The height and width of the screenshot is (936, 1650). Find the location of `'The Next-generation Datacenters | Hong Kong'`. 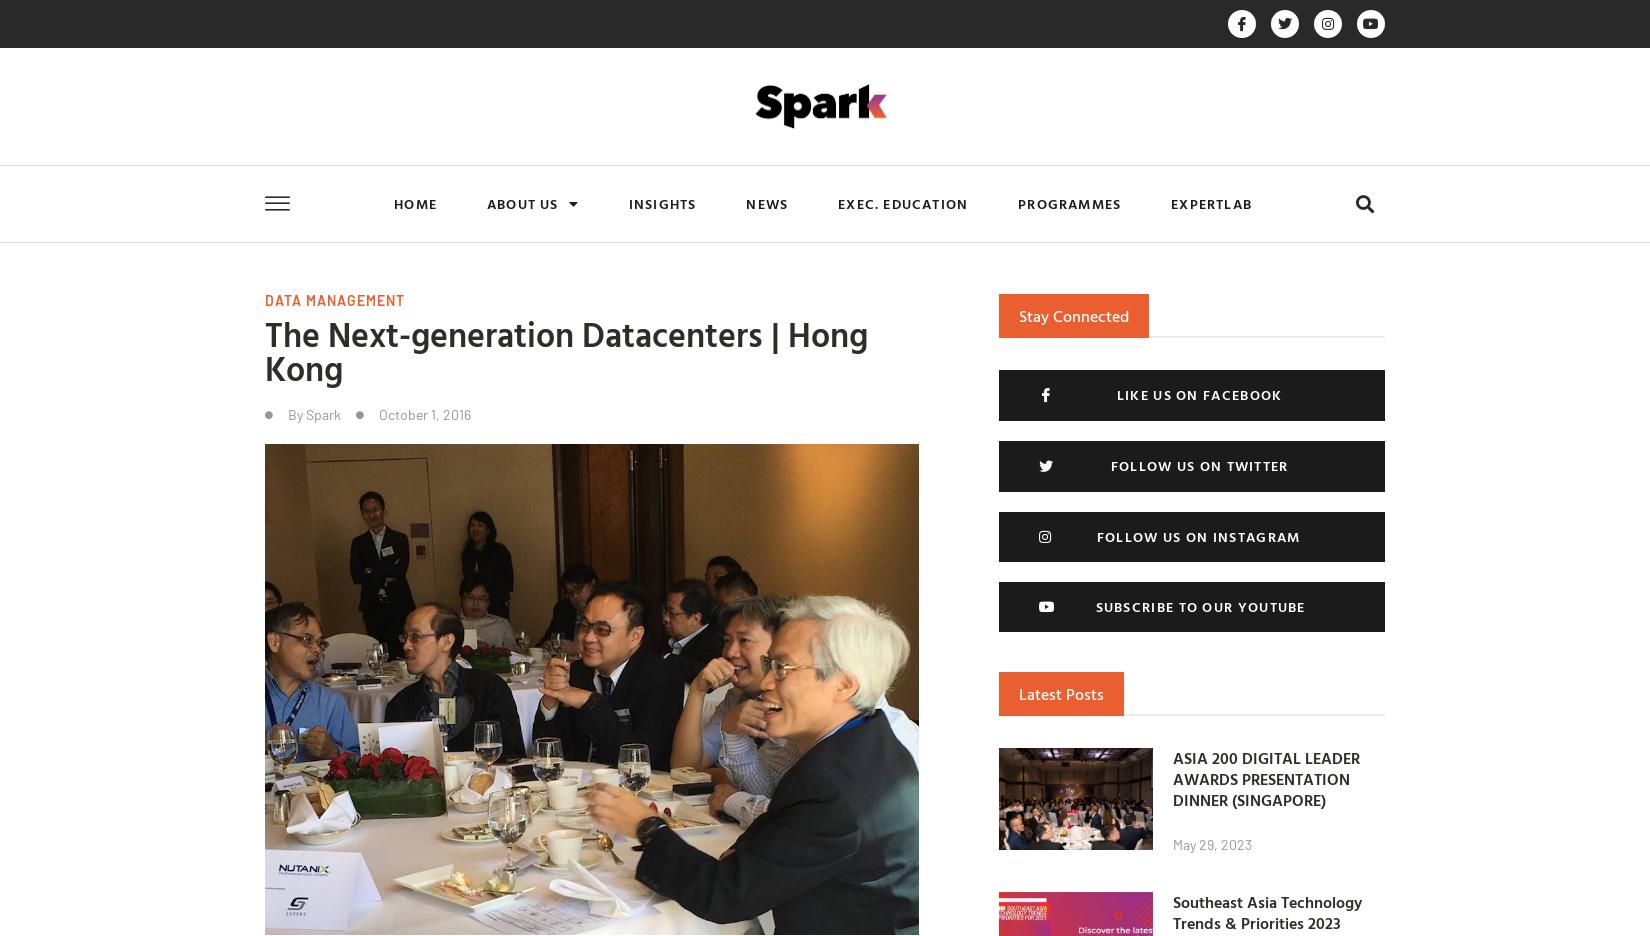

'The Next-generation Datacenters | Hong Kong' is located at coordinates (565, 350).